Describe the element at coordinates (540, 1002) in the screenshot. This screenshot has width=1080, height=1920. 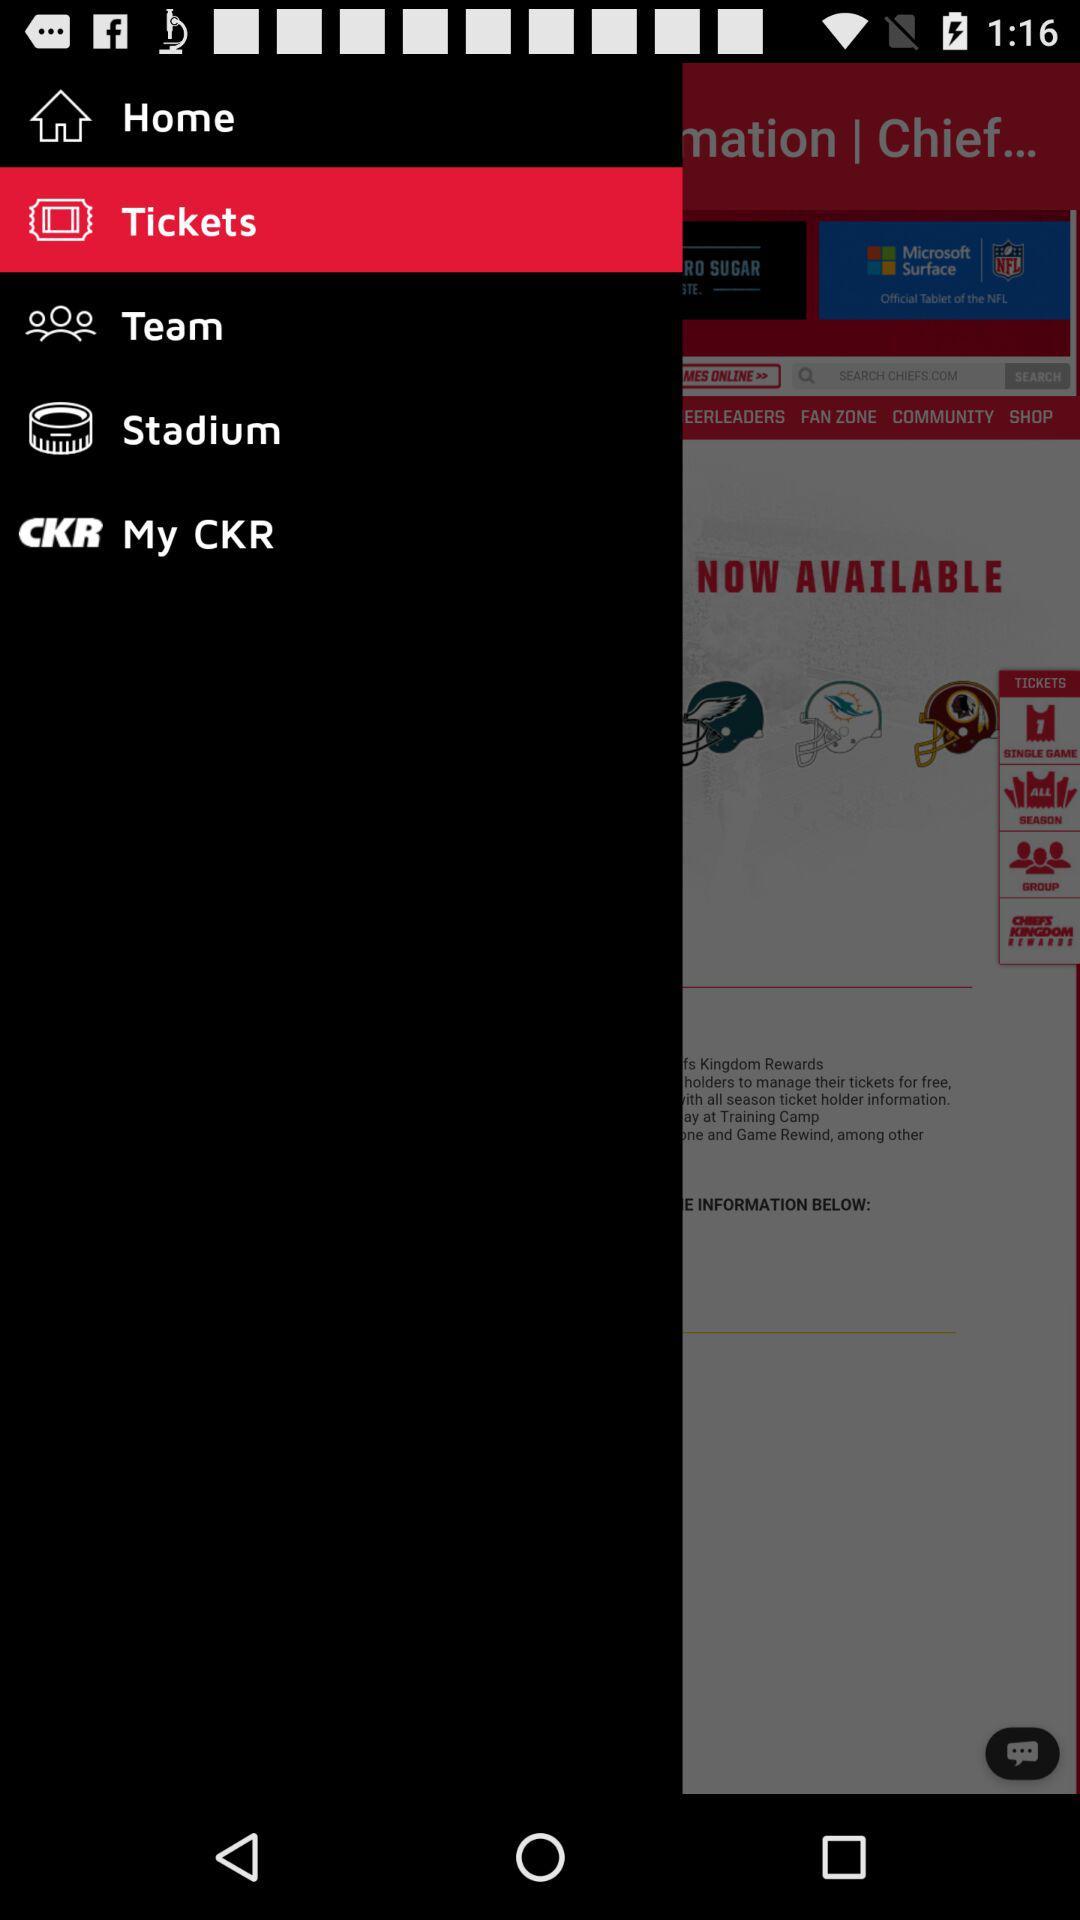
I see `the entire interface of the app` at that location.